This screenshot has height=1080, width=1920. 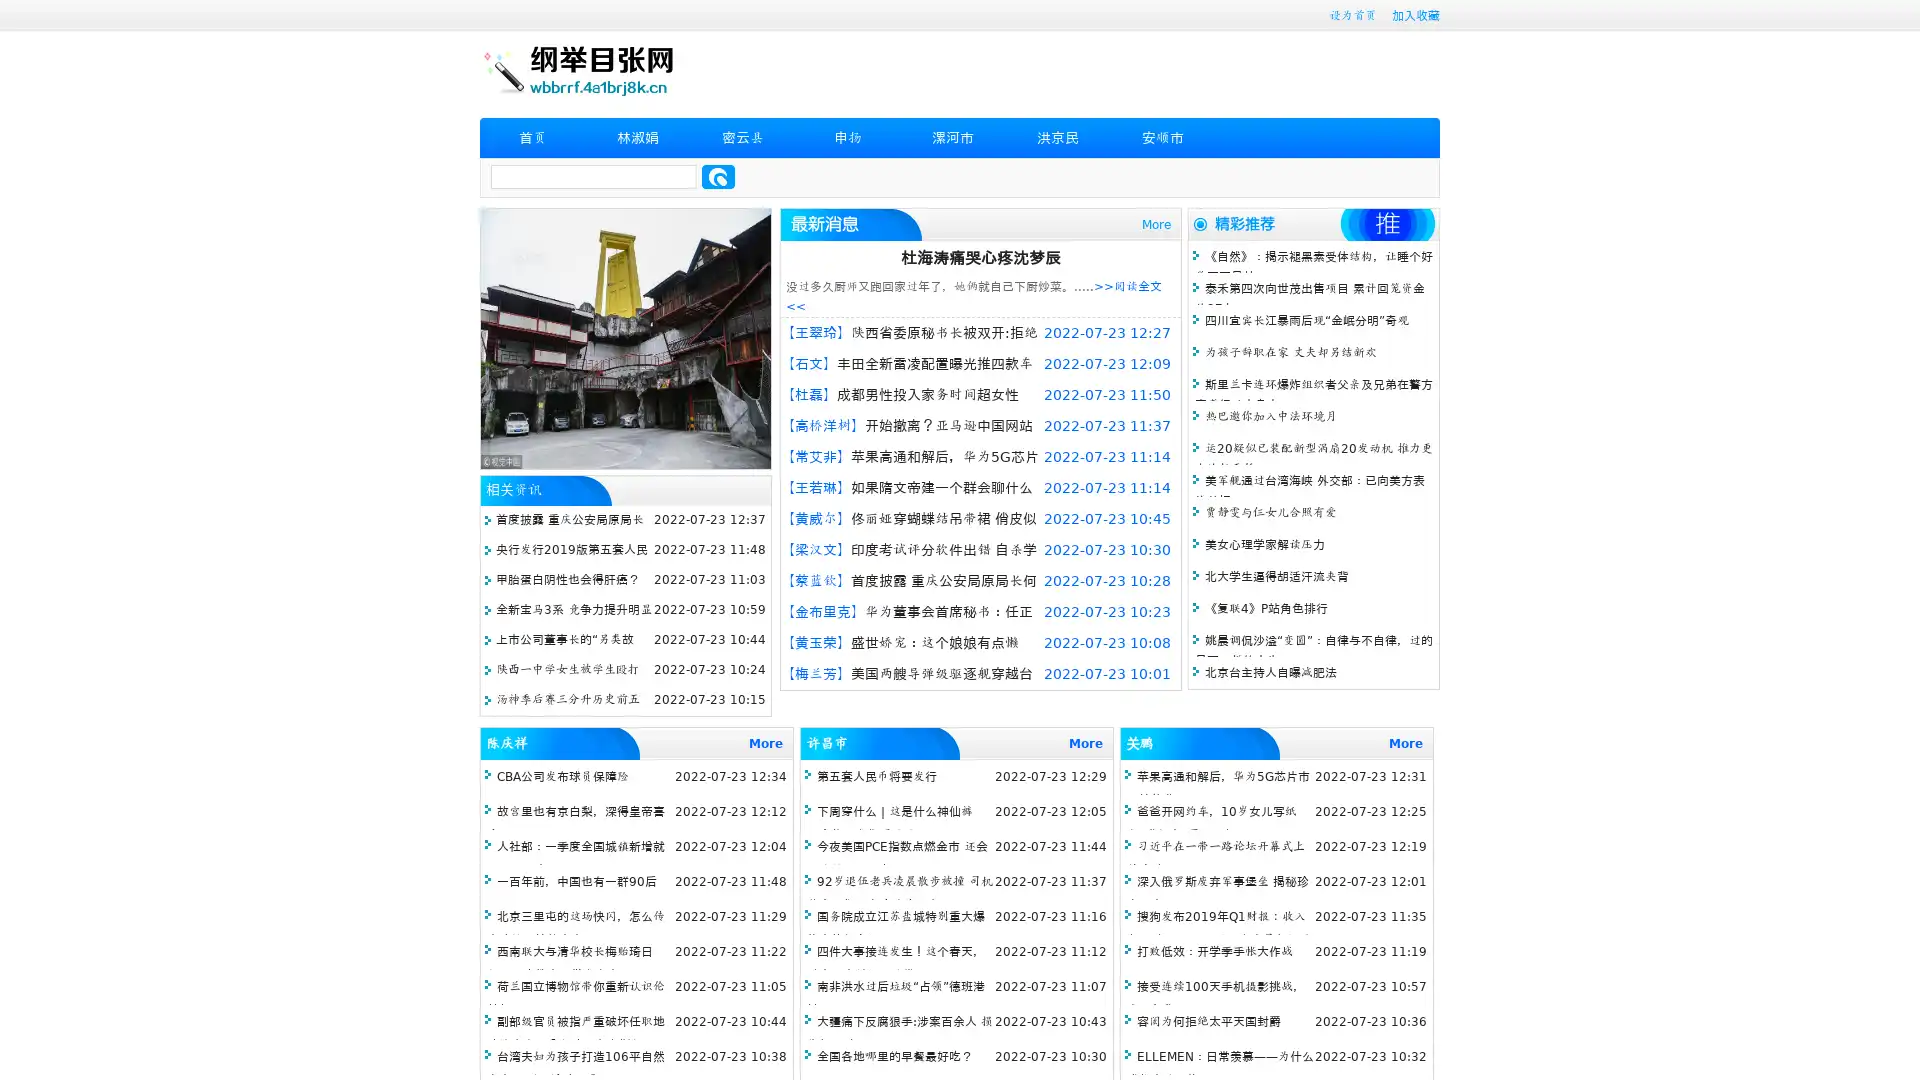 What do you see at coordinates (718, 176) in the screenshot?
I see `Search` at bounding box center [718, 176].